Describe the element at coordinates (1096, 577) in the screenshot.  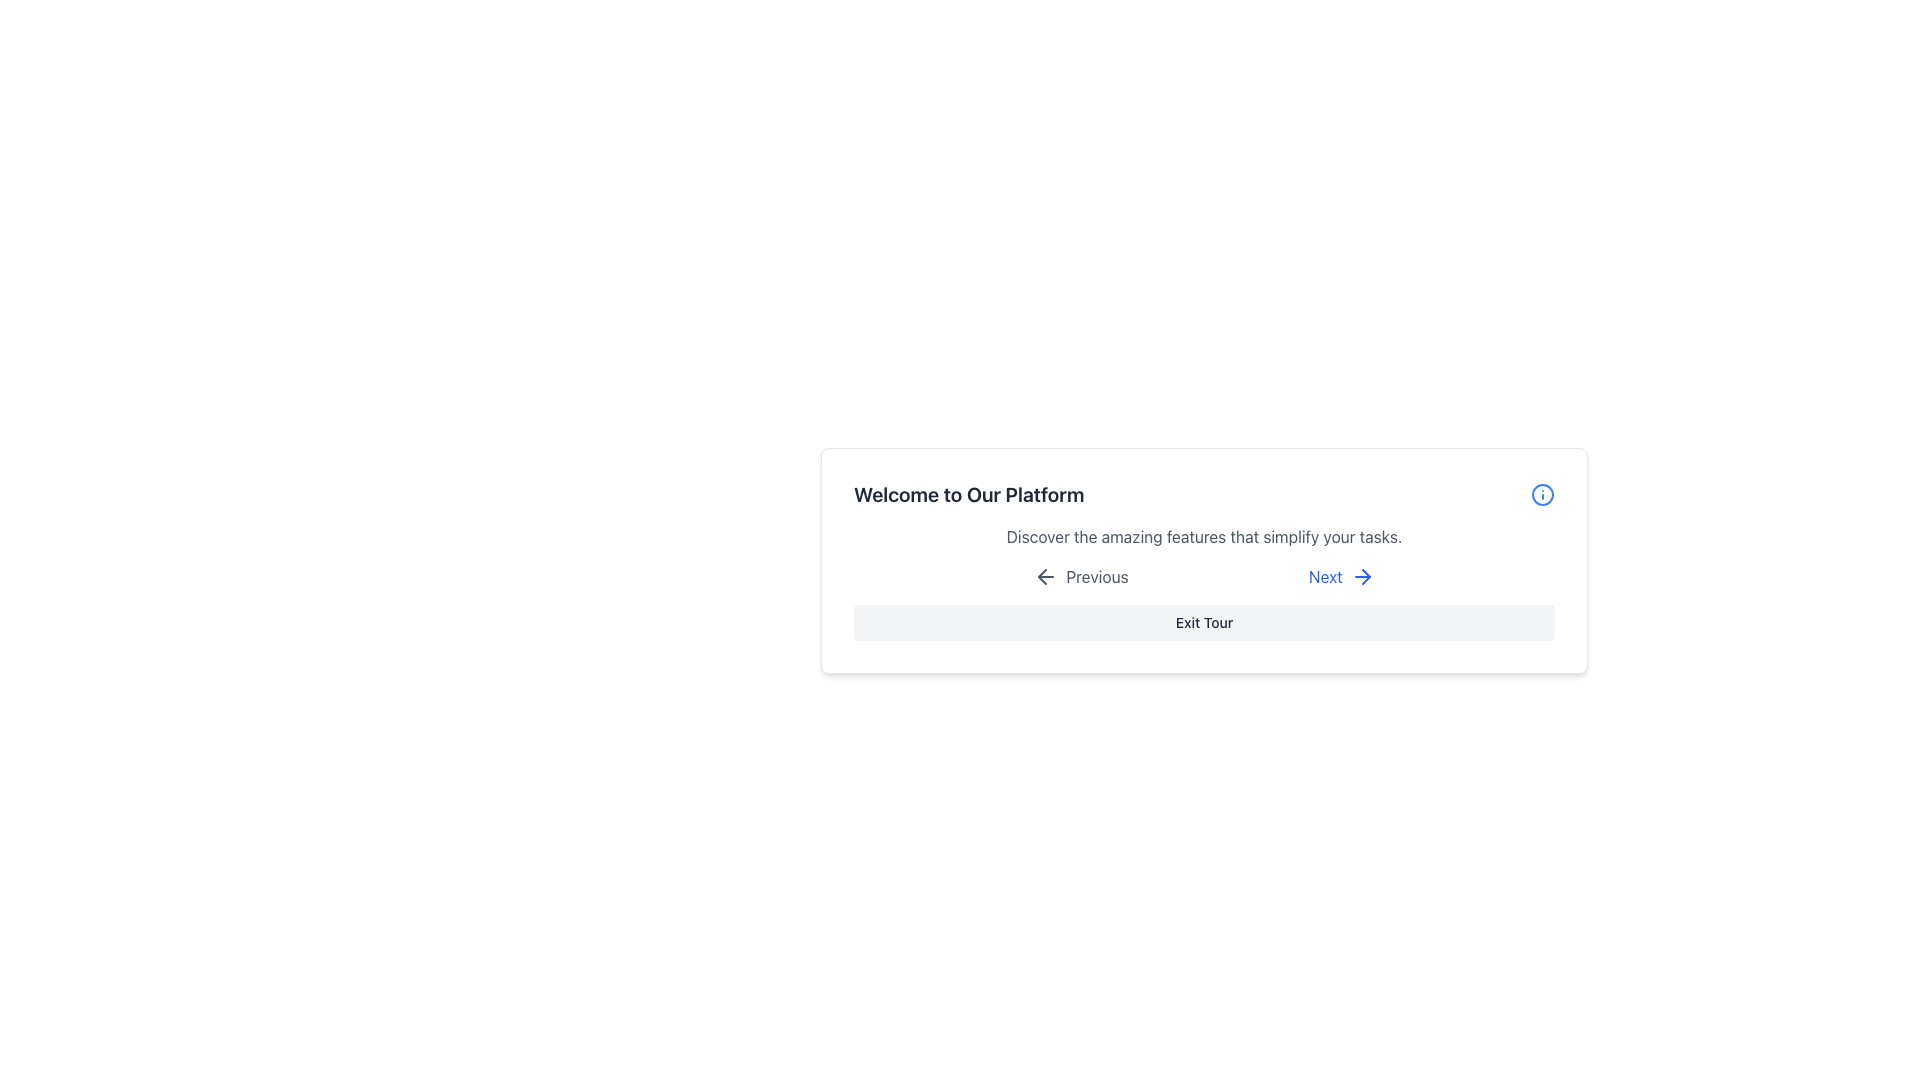
I see `text label displaying 'Previous' located to the right of the left-pointing arrow icon in the navigation bar of the modal window` at that location.